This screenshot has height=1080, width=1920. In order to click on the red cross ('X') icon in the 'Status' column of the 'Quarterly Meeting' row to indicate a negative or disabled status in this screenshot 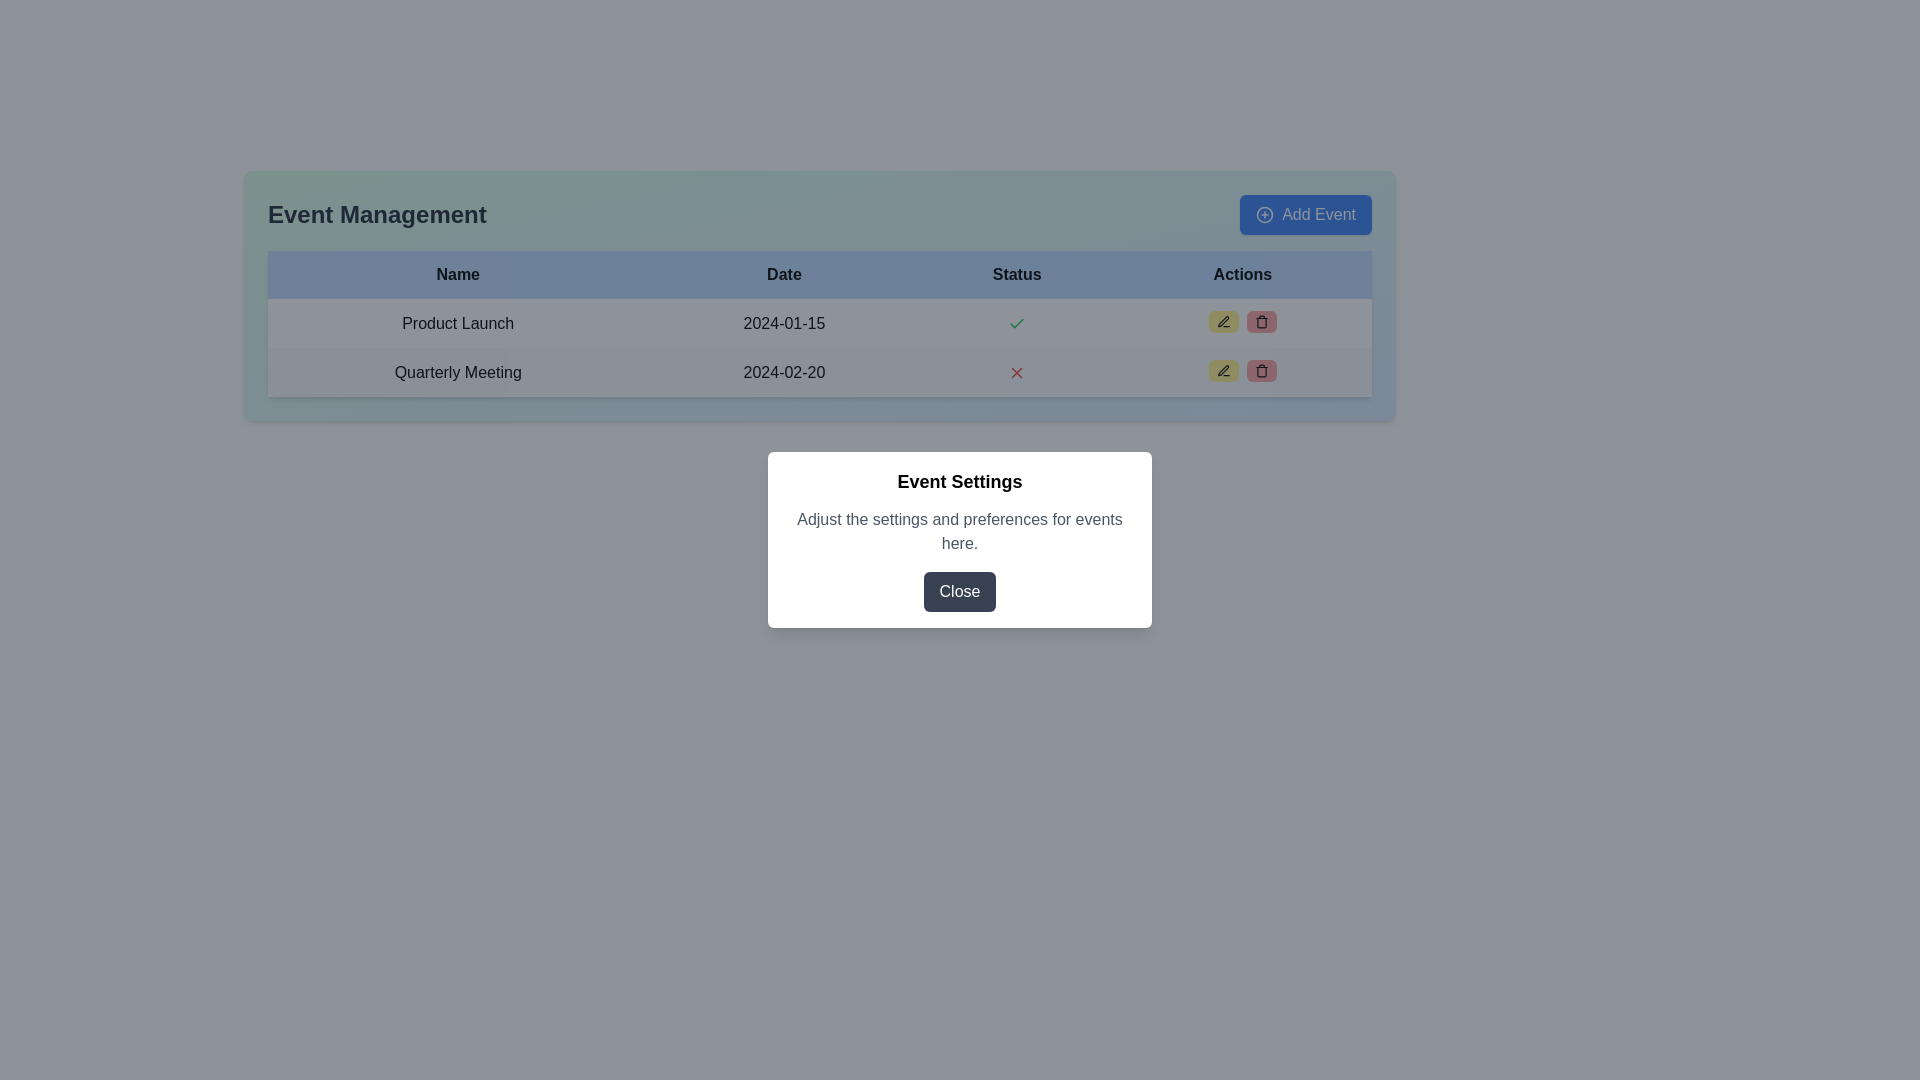, I will do `click(1017, 372)`.